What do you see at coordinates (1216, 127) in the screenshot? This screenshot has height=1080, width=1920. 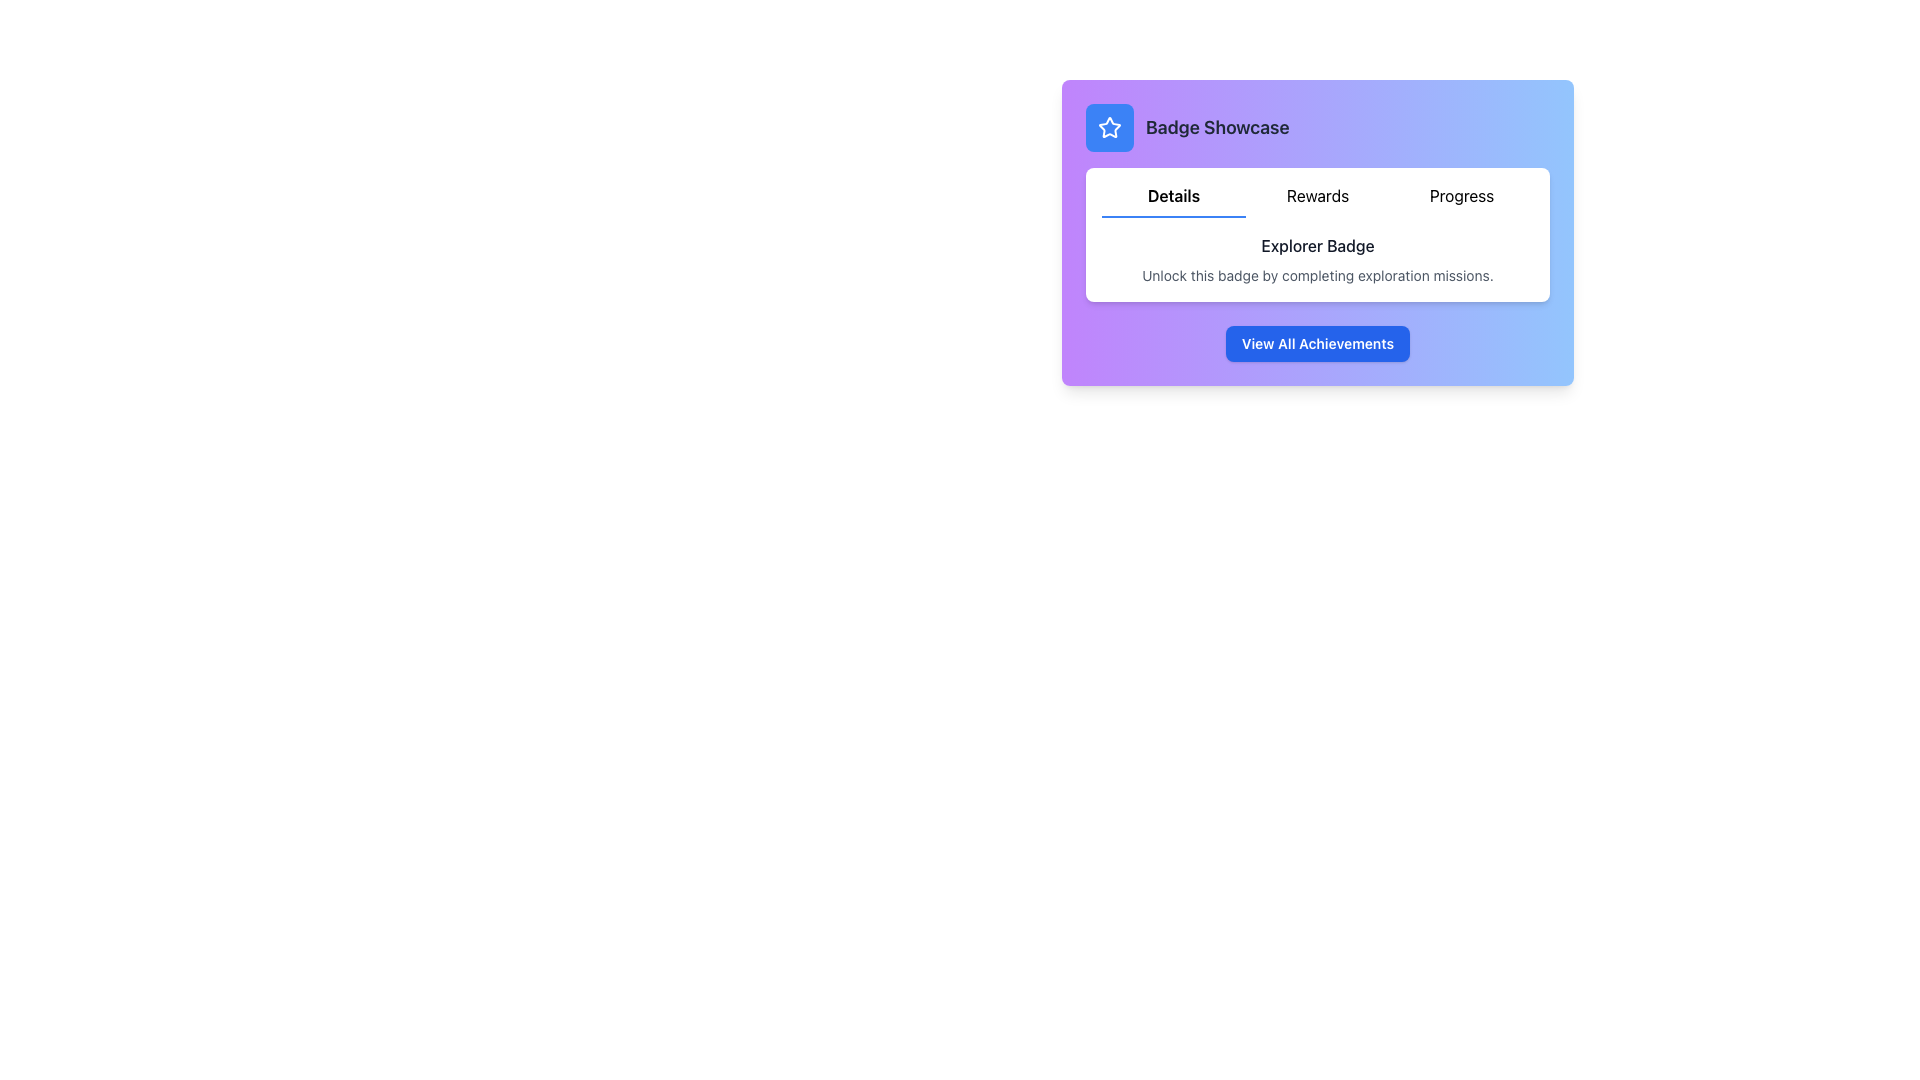 I see `the static text element that serves as a title for the card component related to badges, located in the upper-left section, centered horizontally within the card` at bounding box center [1216, 127].